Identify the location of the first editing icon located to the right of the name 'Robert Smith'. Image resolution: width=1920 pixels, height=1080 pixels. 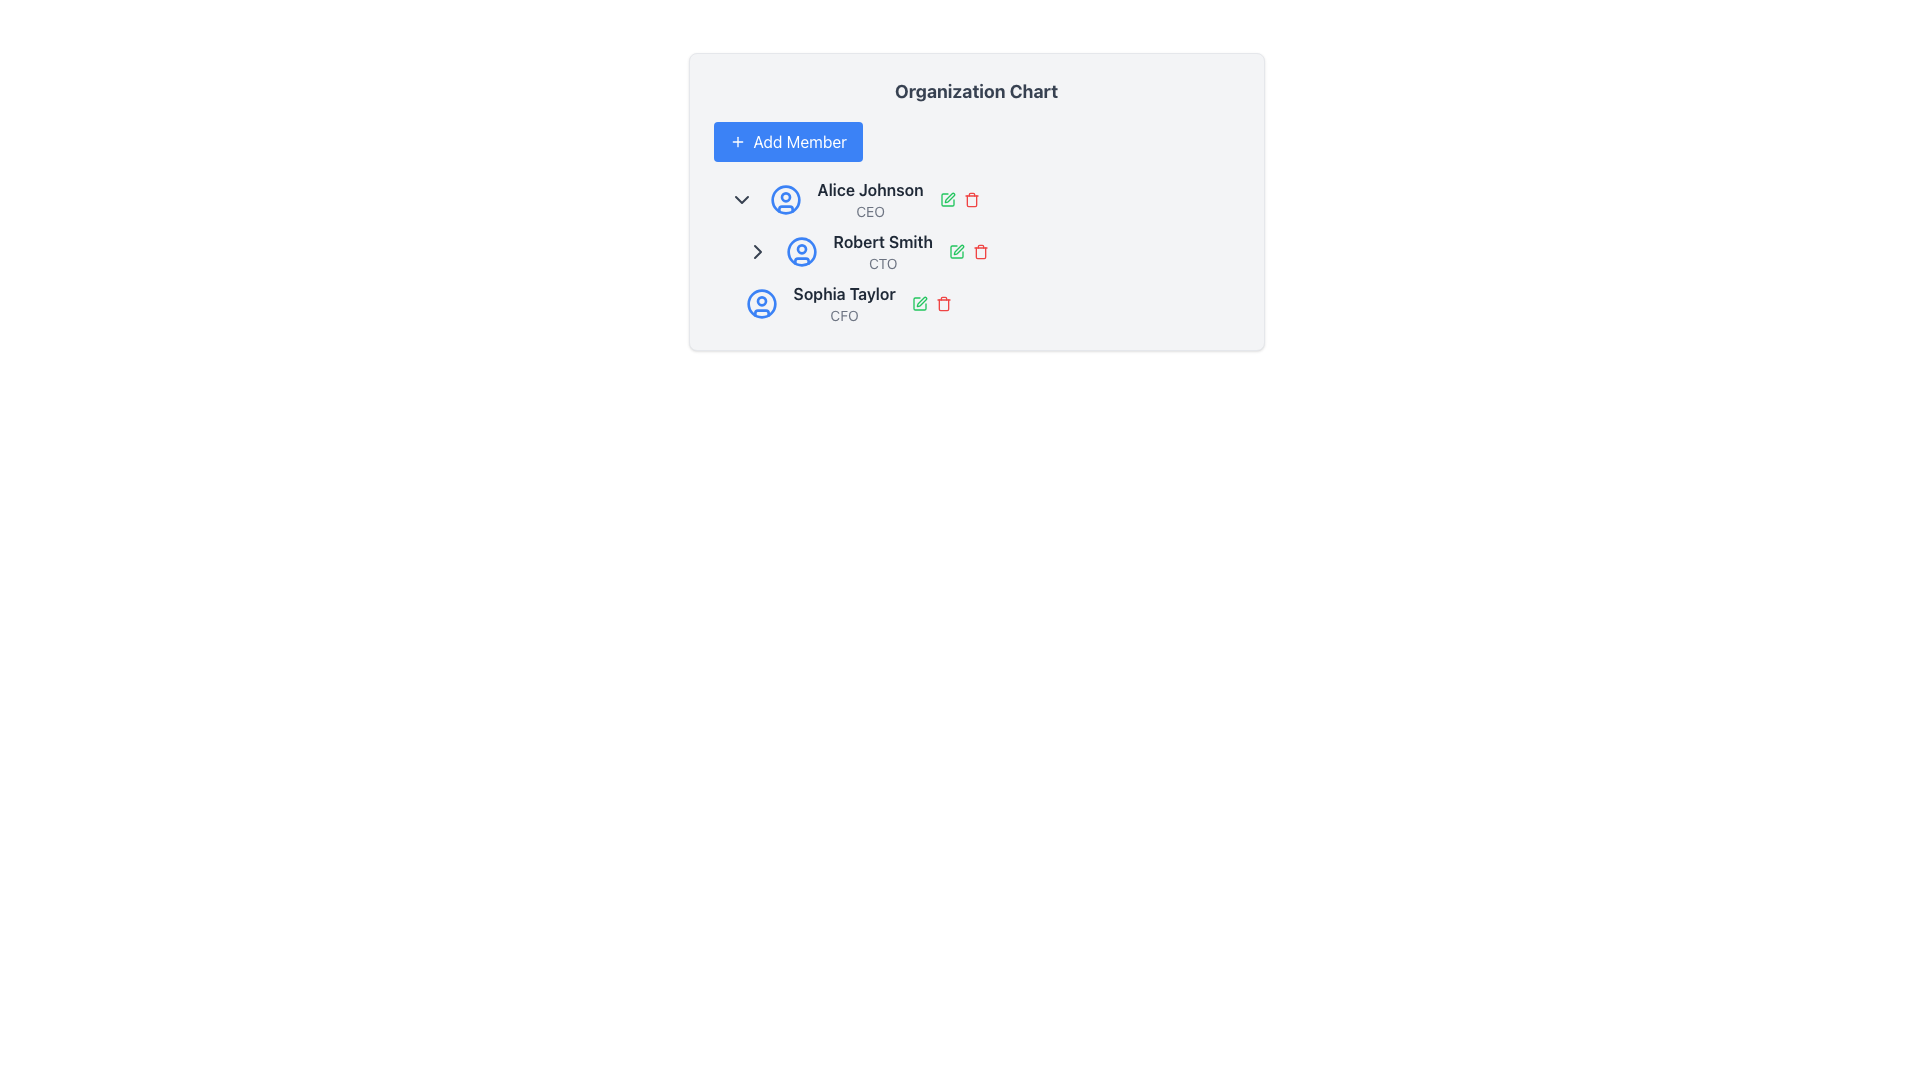
(956, 250).